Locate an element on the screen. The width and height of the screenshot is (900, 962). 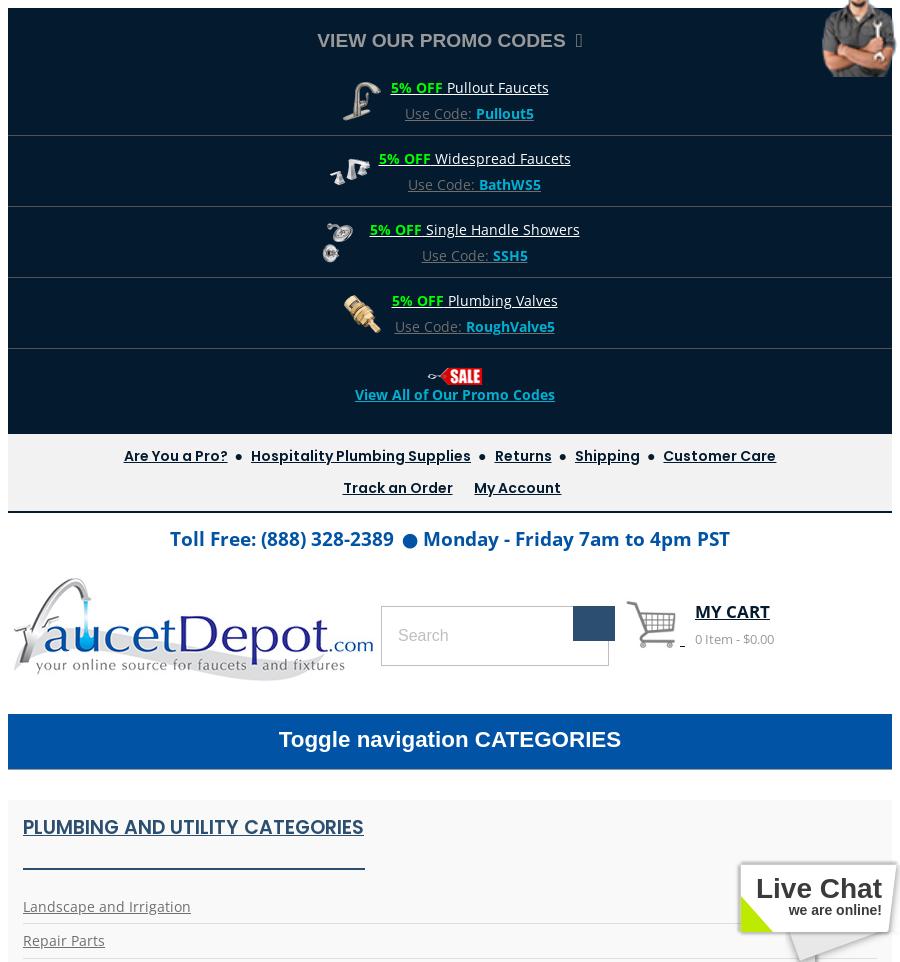
'Landscape and Irrigation' is located at coordinates (106, 904).